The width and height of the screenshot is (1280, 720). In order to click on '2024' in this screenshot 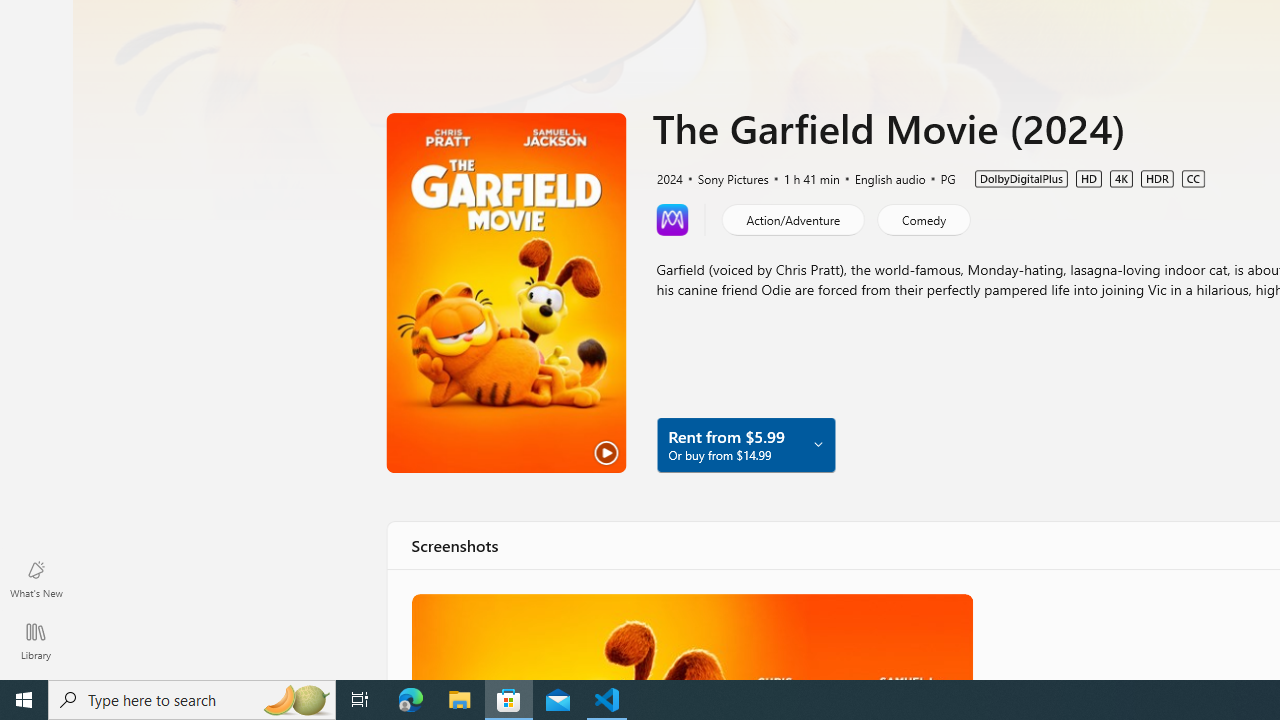, I will do `click(668, 177)`.